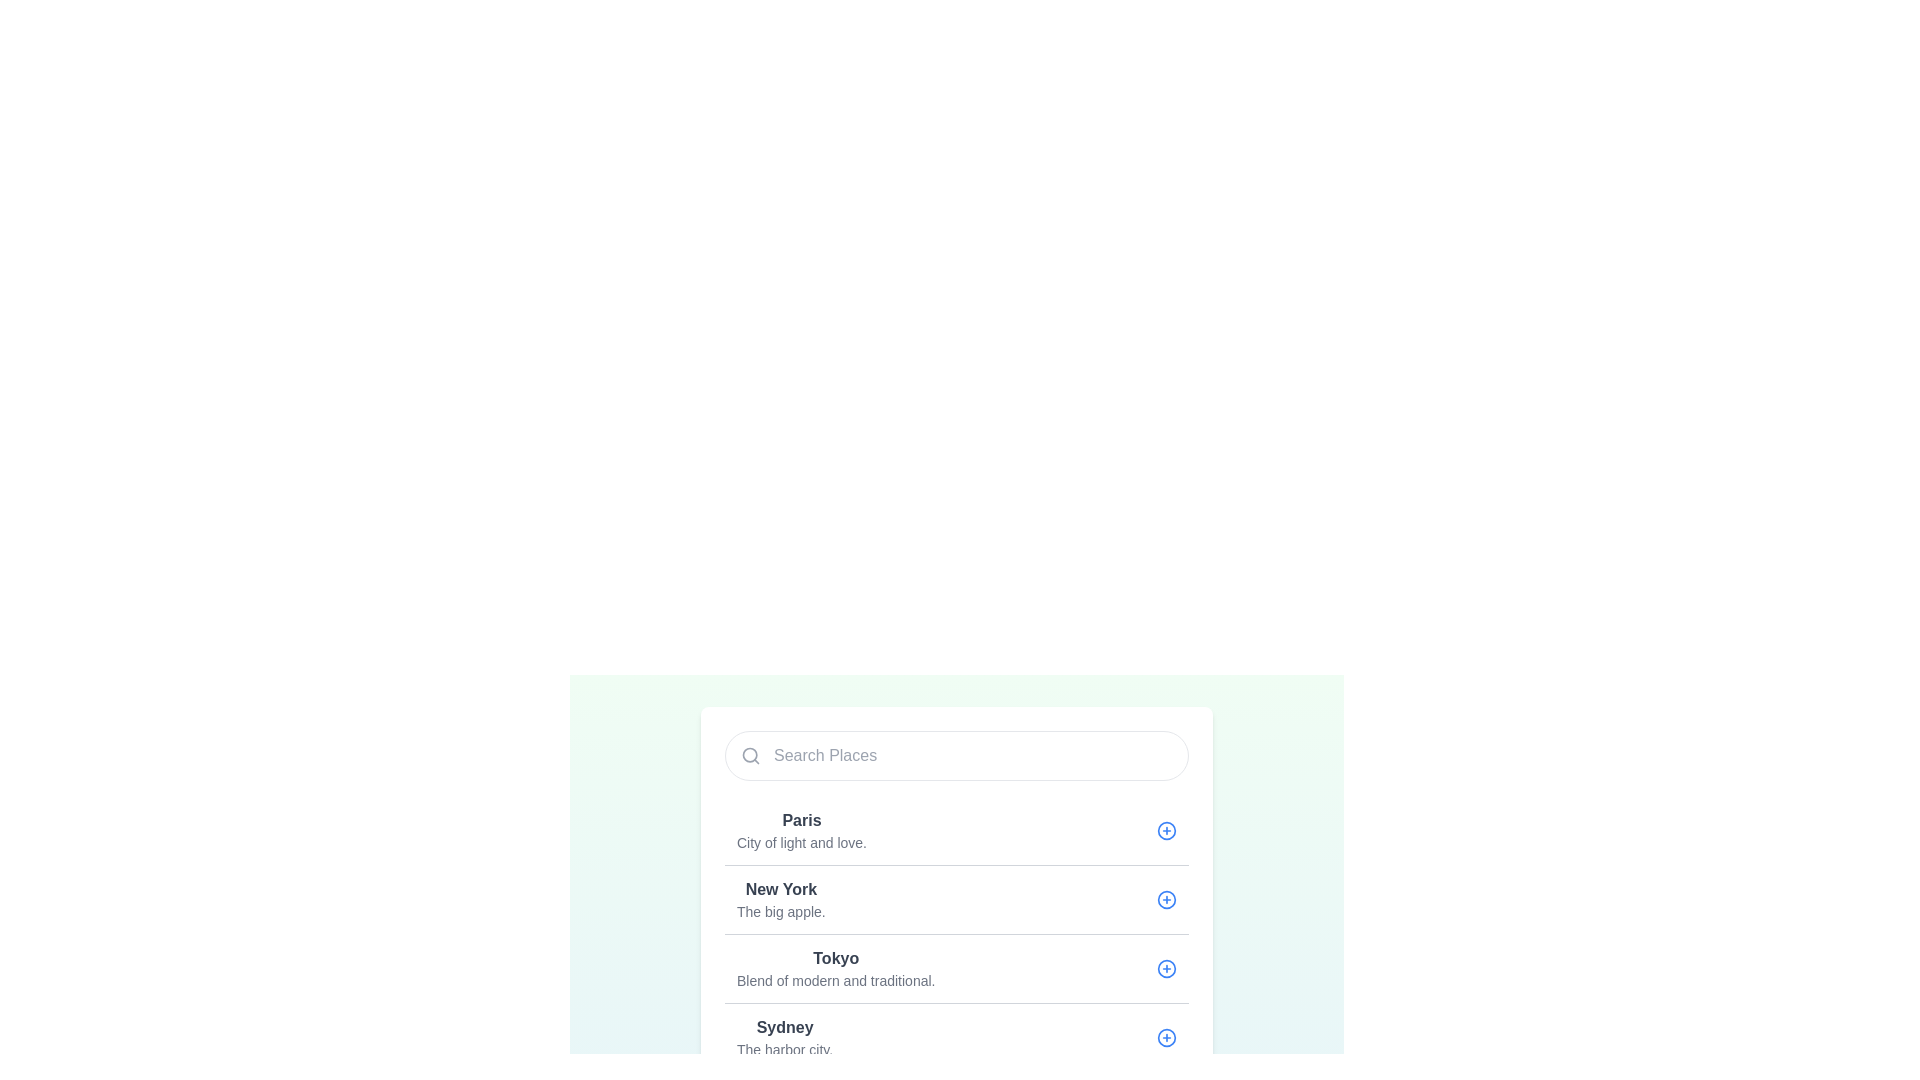 The height and width of the screenshot is (1080, 1920). Describe the element at coordinates (1166, 1036) in the screenshot. I see `the circular icon-based button with a blue outline and a central plus sign, located to the right of the 'Sydney' section in the list` at that location.